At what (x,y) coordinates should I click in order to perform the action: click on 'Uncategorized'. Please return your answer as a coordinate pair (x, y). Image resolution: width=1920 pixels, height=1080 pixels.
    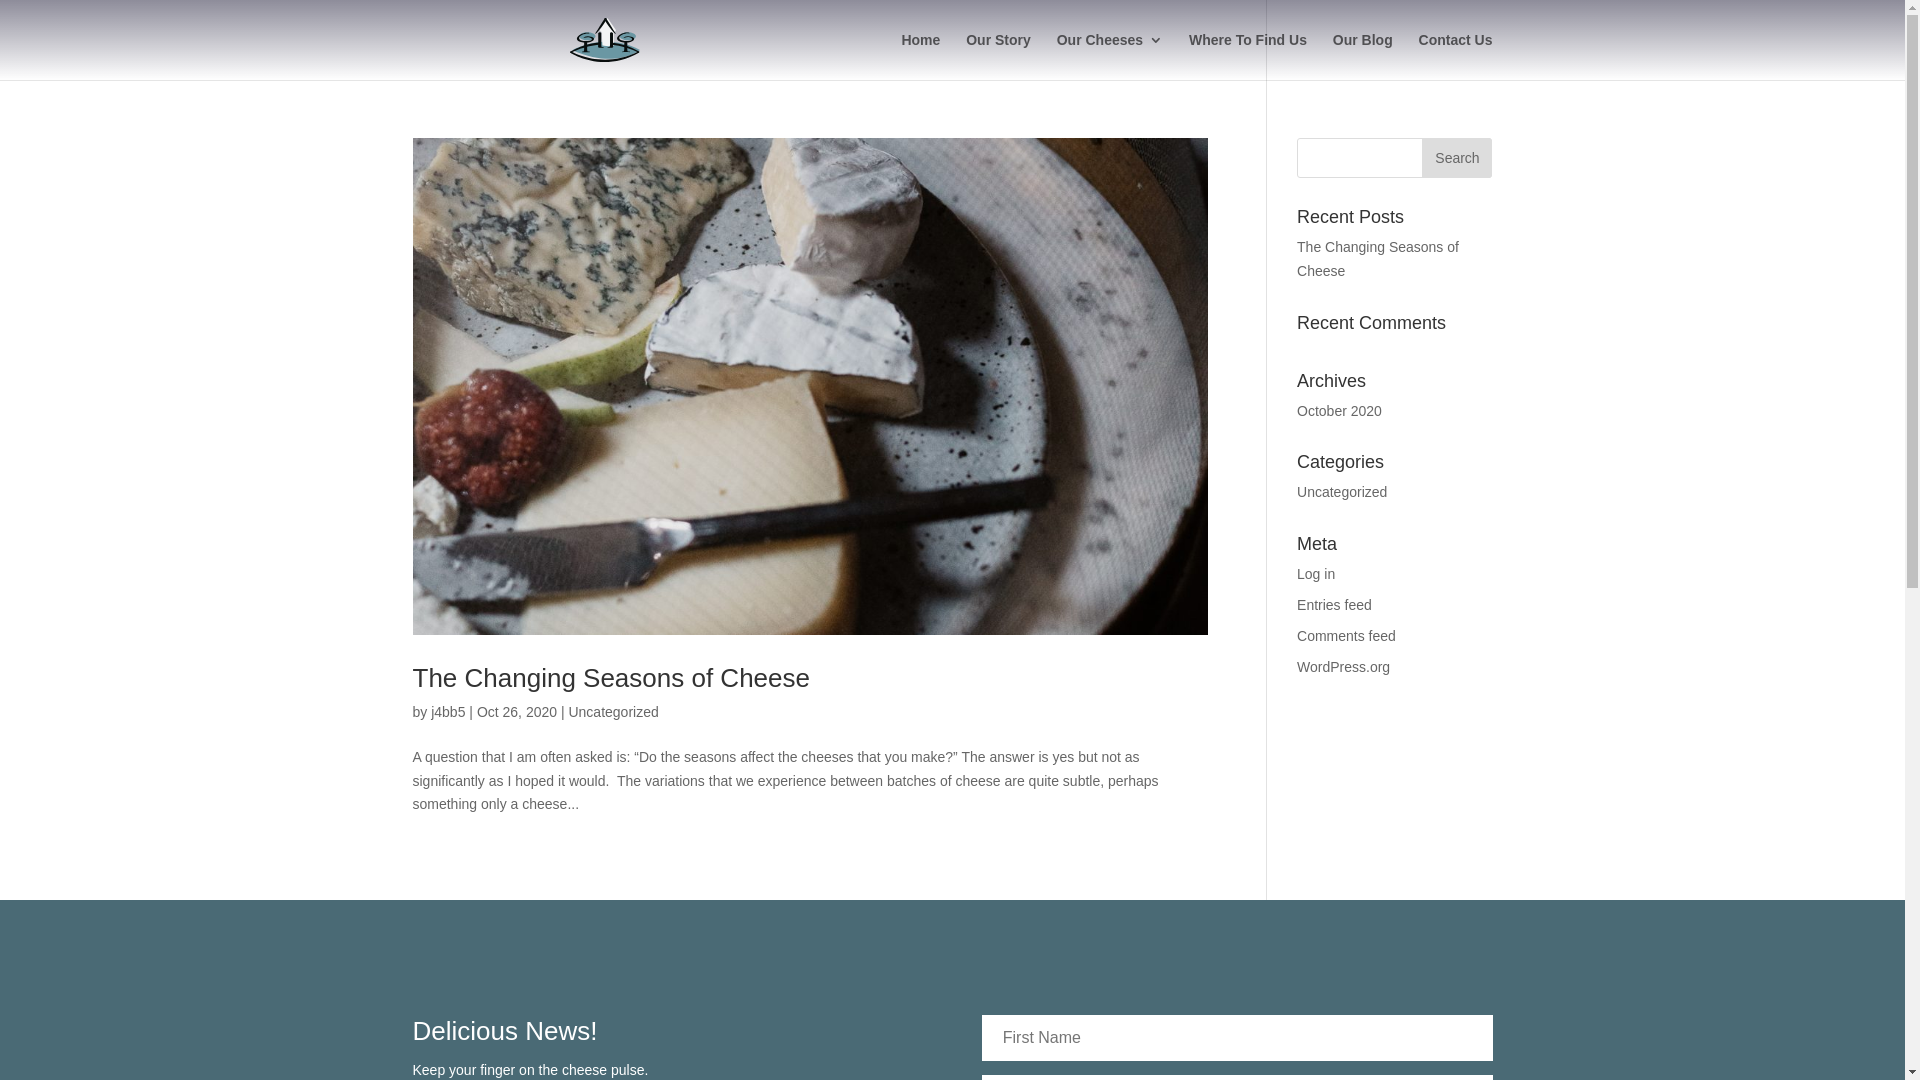
    Looking at the image, I should click on (1342, 492).